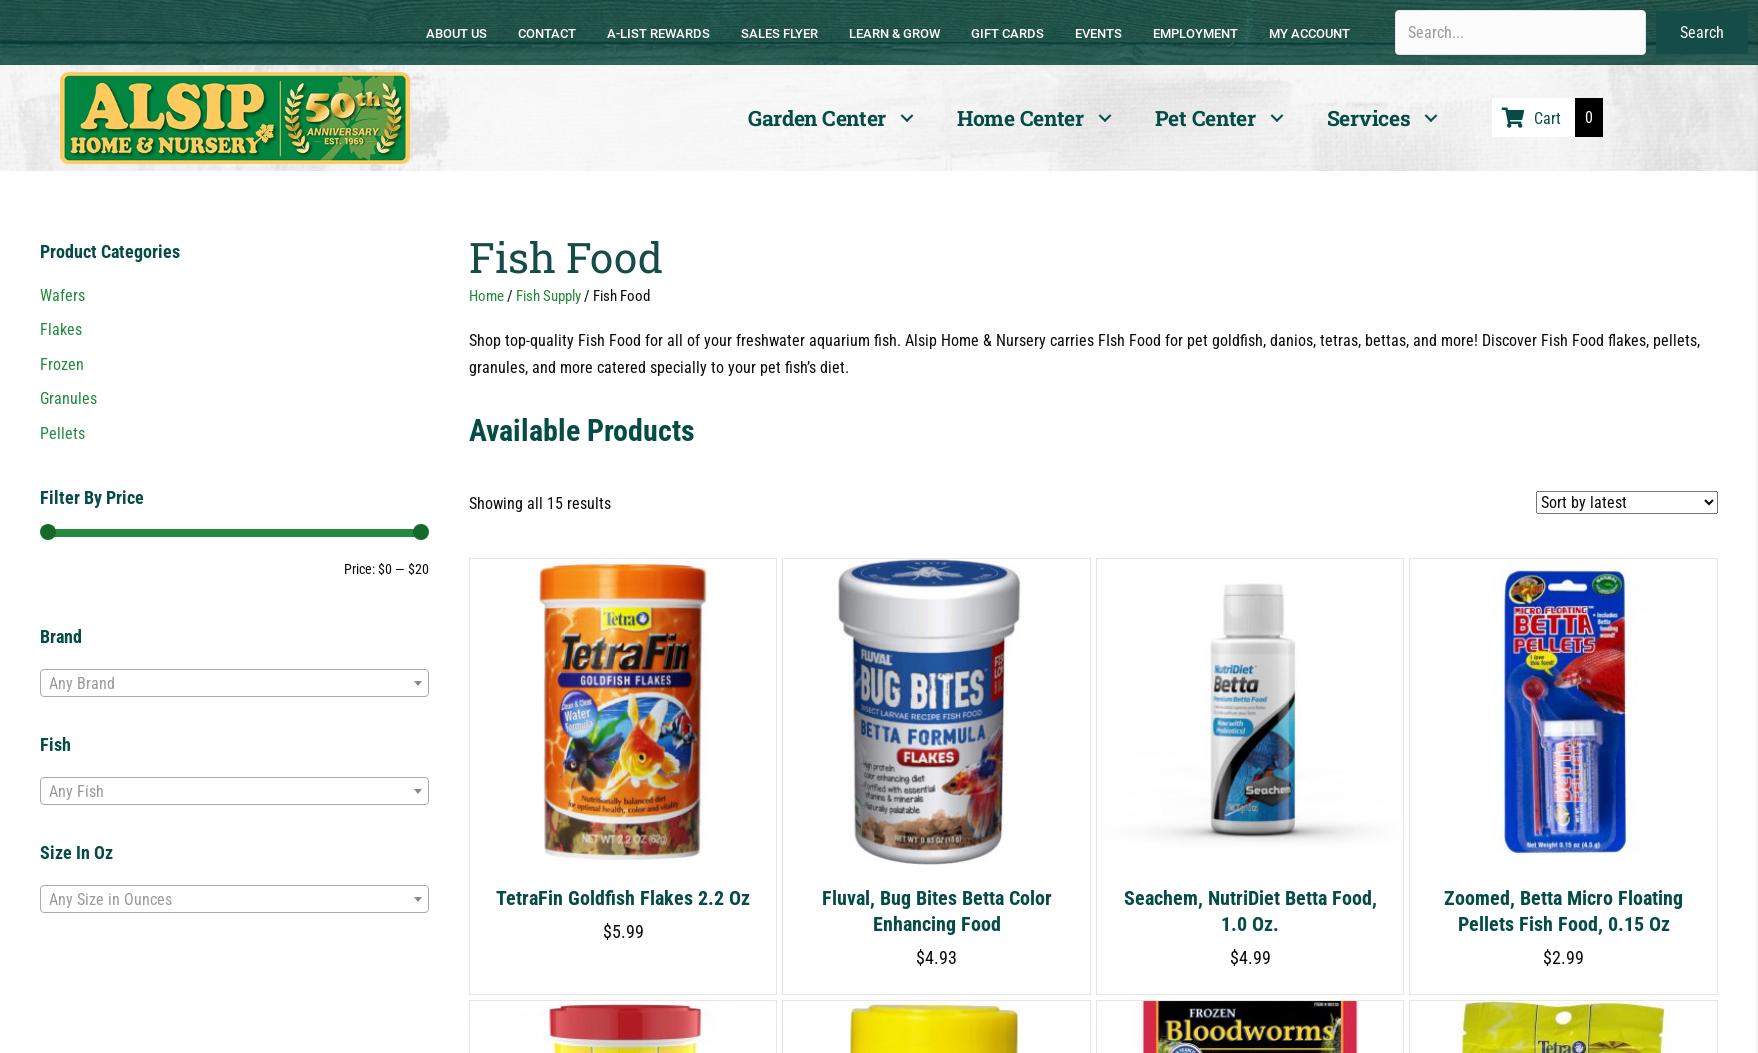 The width and height of the screenshot is (1758, 1053). What do you see at coordinates (627, 931) in the screenshot?
I see `'5.99'` at bounding box center [627, 931].